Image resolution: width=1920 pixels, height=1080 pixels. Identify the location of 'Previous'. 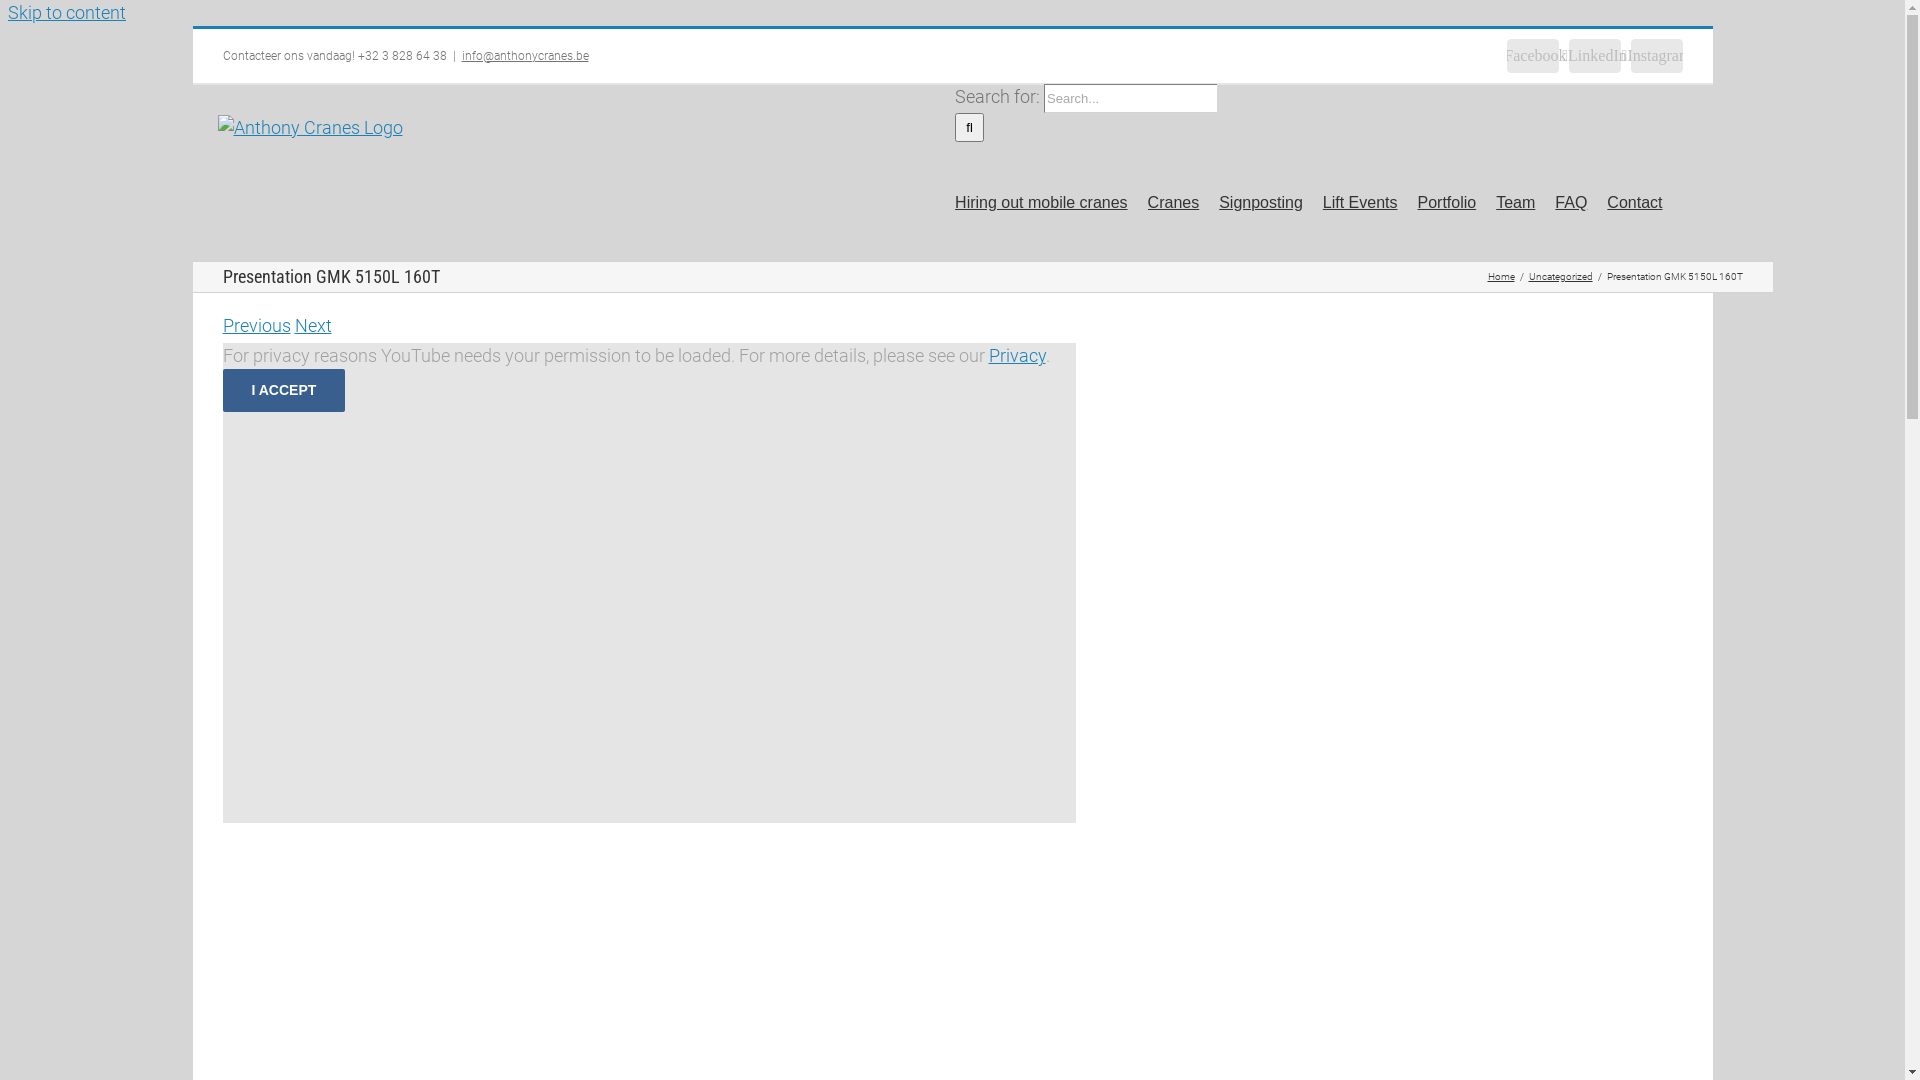
(221, 324).